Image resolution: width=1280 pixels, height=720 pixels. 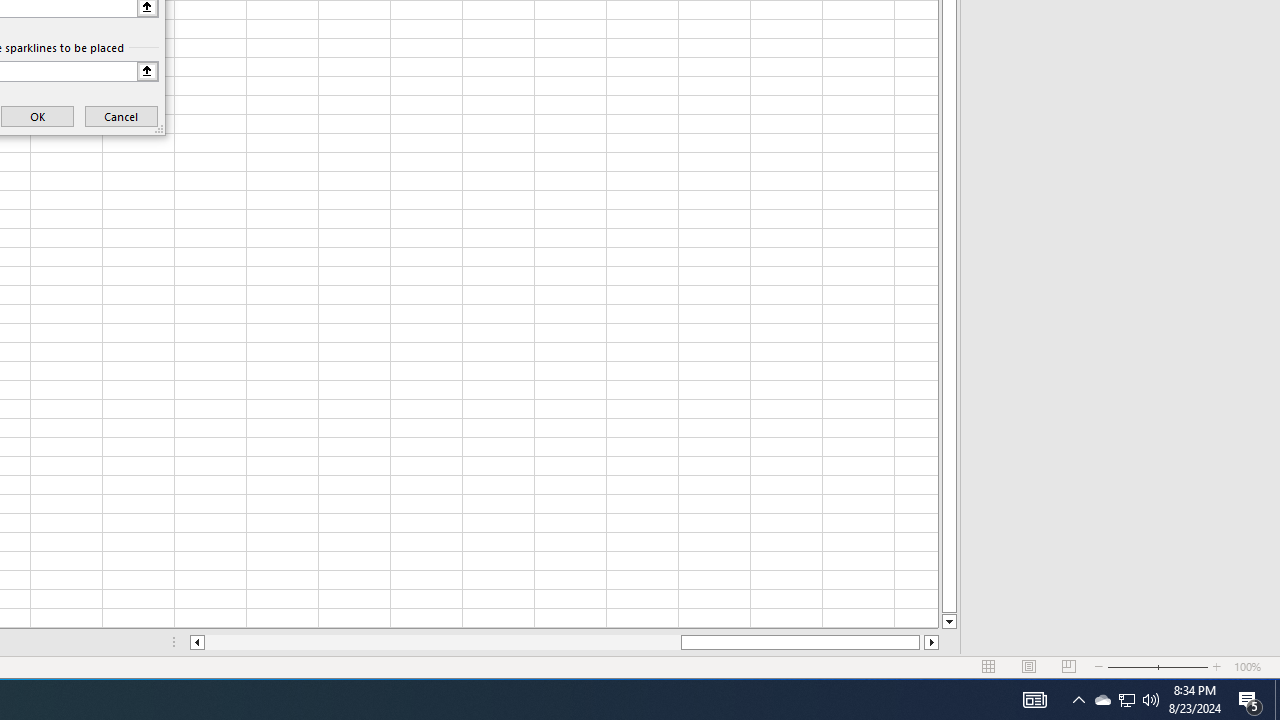 What do you see at coordinates (948, 621) in the screenshot?
I see `'Line down'` at bounding box center [948, 621].